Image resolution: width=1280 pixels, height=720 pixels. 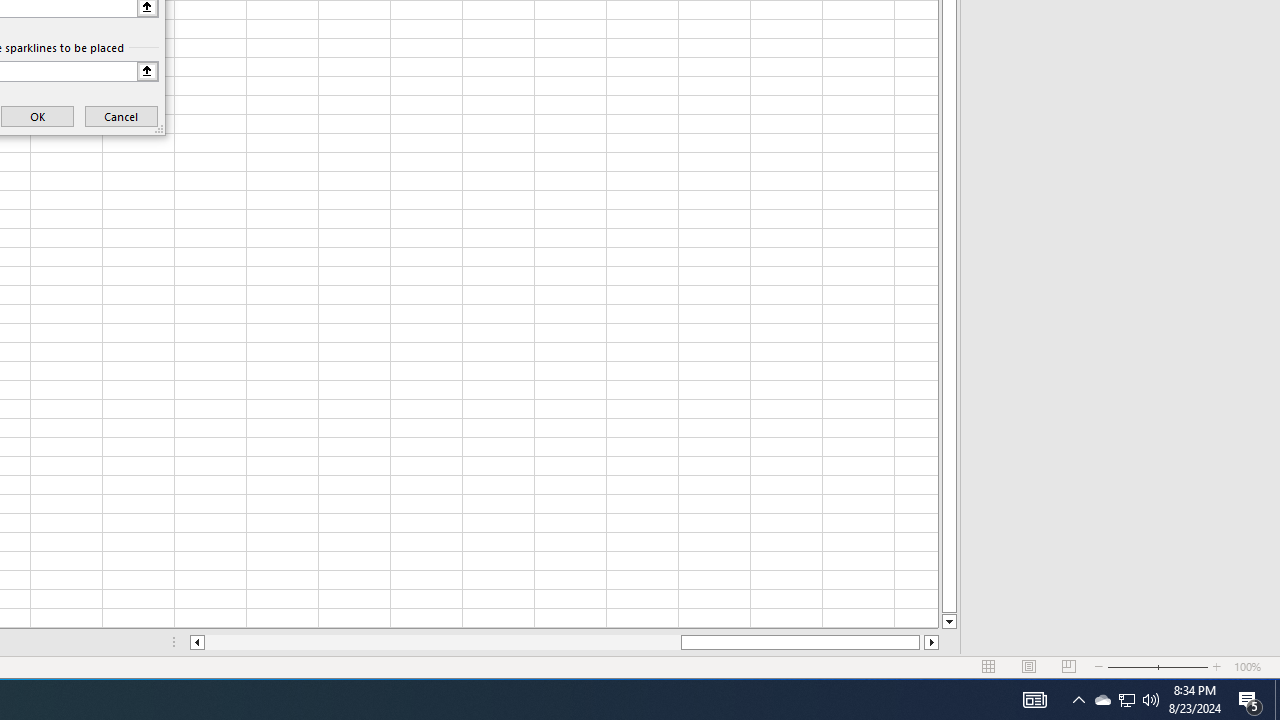 What do you see at coordinates (948, 621) in the screenshot?
I see `'Line down'` at bounding box center [948, 621].